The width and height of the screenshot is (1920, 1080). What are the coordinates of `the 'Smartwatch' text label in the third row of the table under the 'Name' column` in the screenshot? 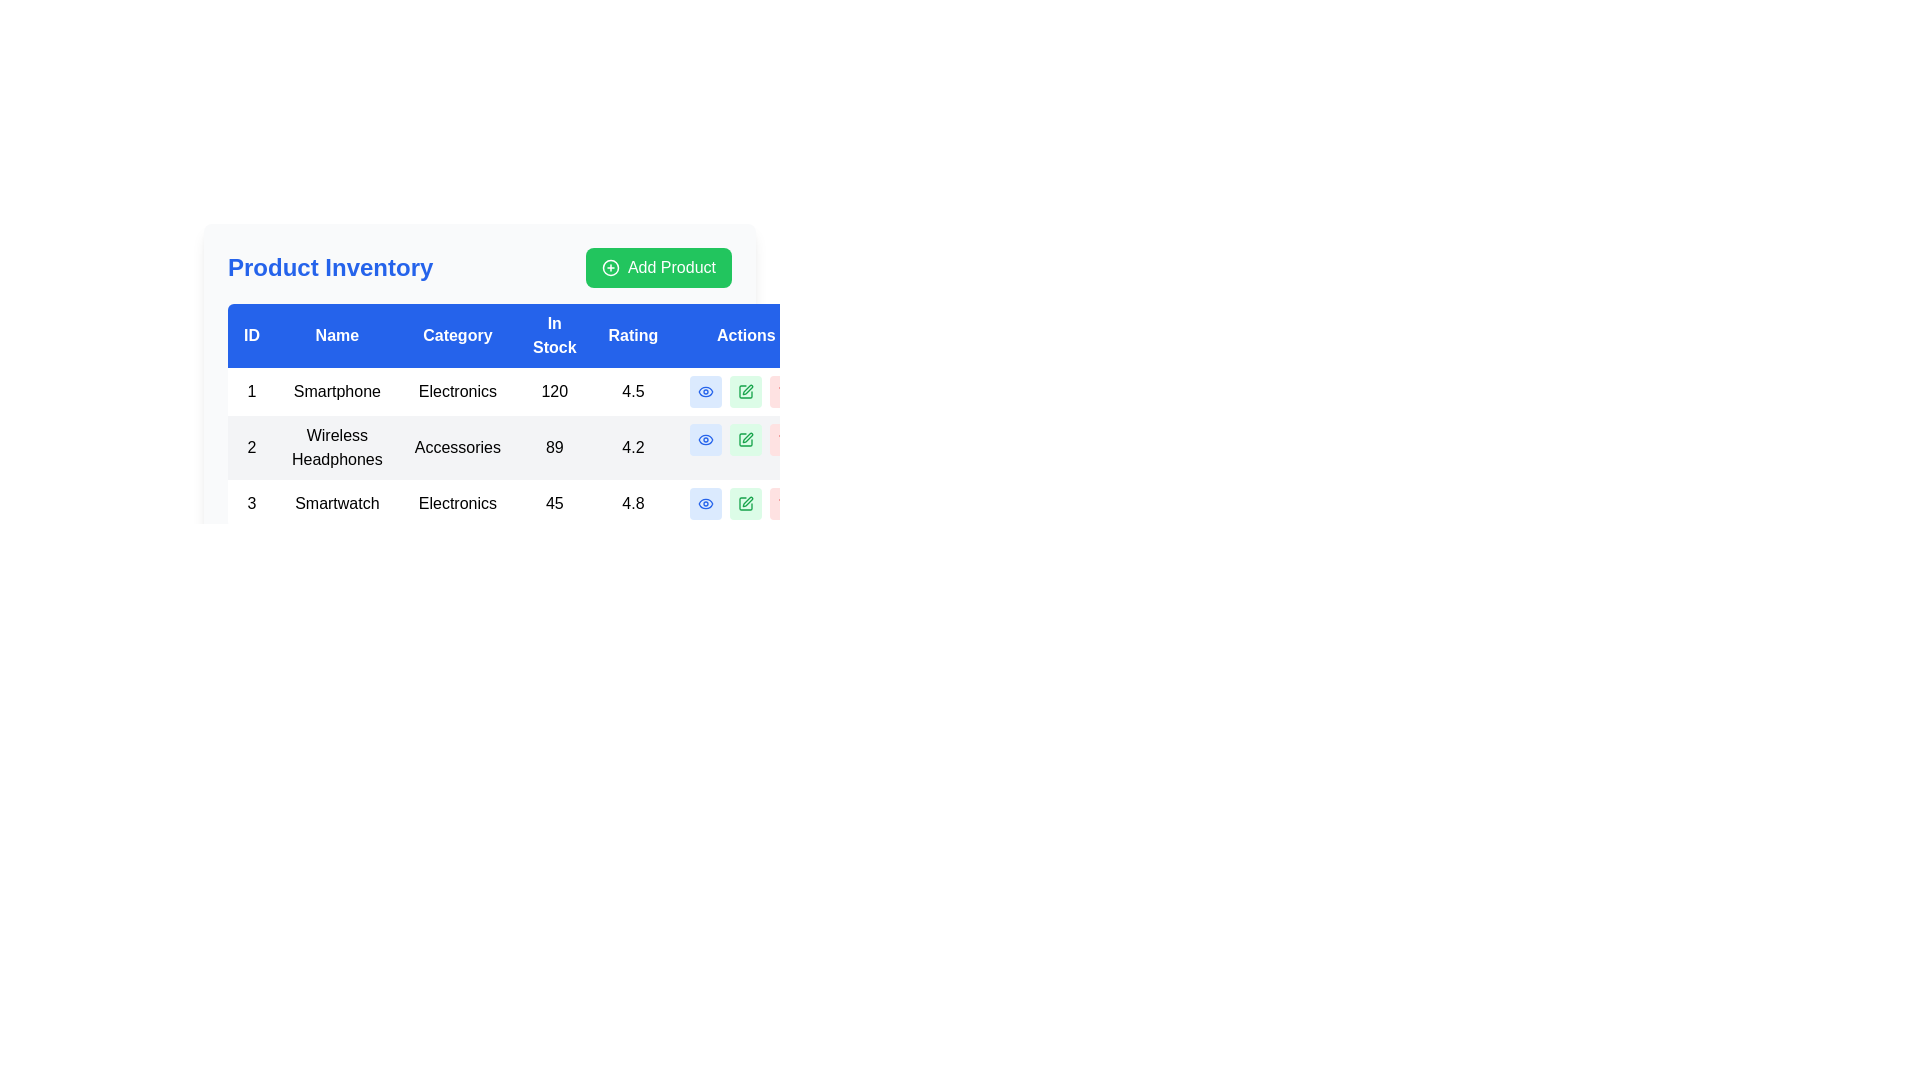 It's located at (337, 503).